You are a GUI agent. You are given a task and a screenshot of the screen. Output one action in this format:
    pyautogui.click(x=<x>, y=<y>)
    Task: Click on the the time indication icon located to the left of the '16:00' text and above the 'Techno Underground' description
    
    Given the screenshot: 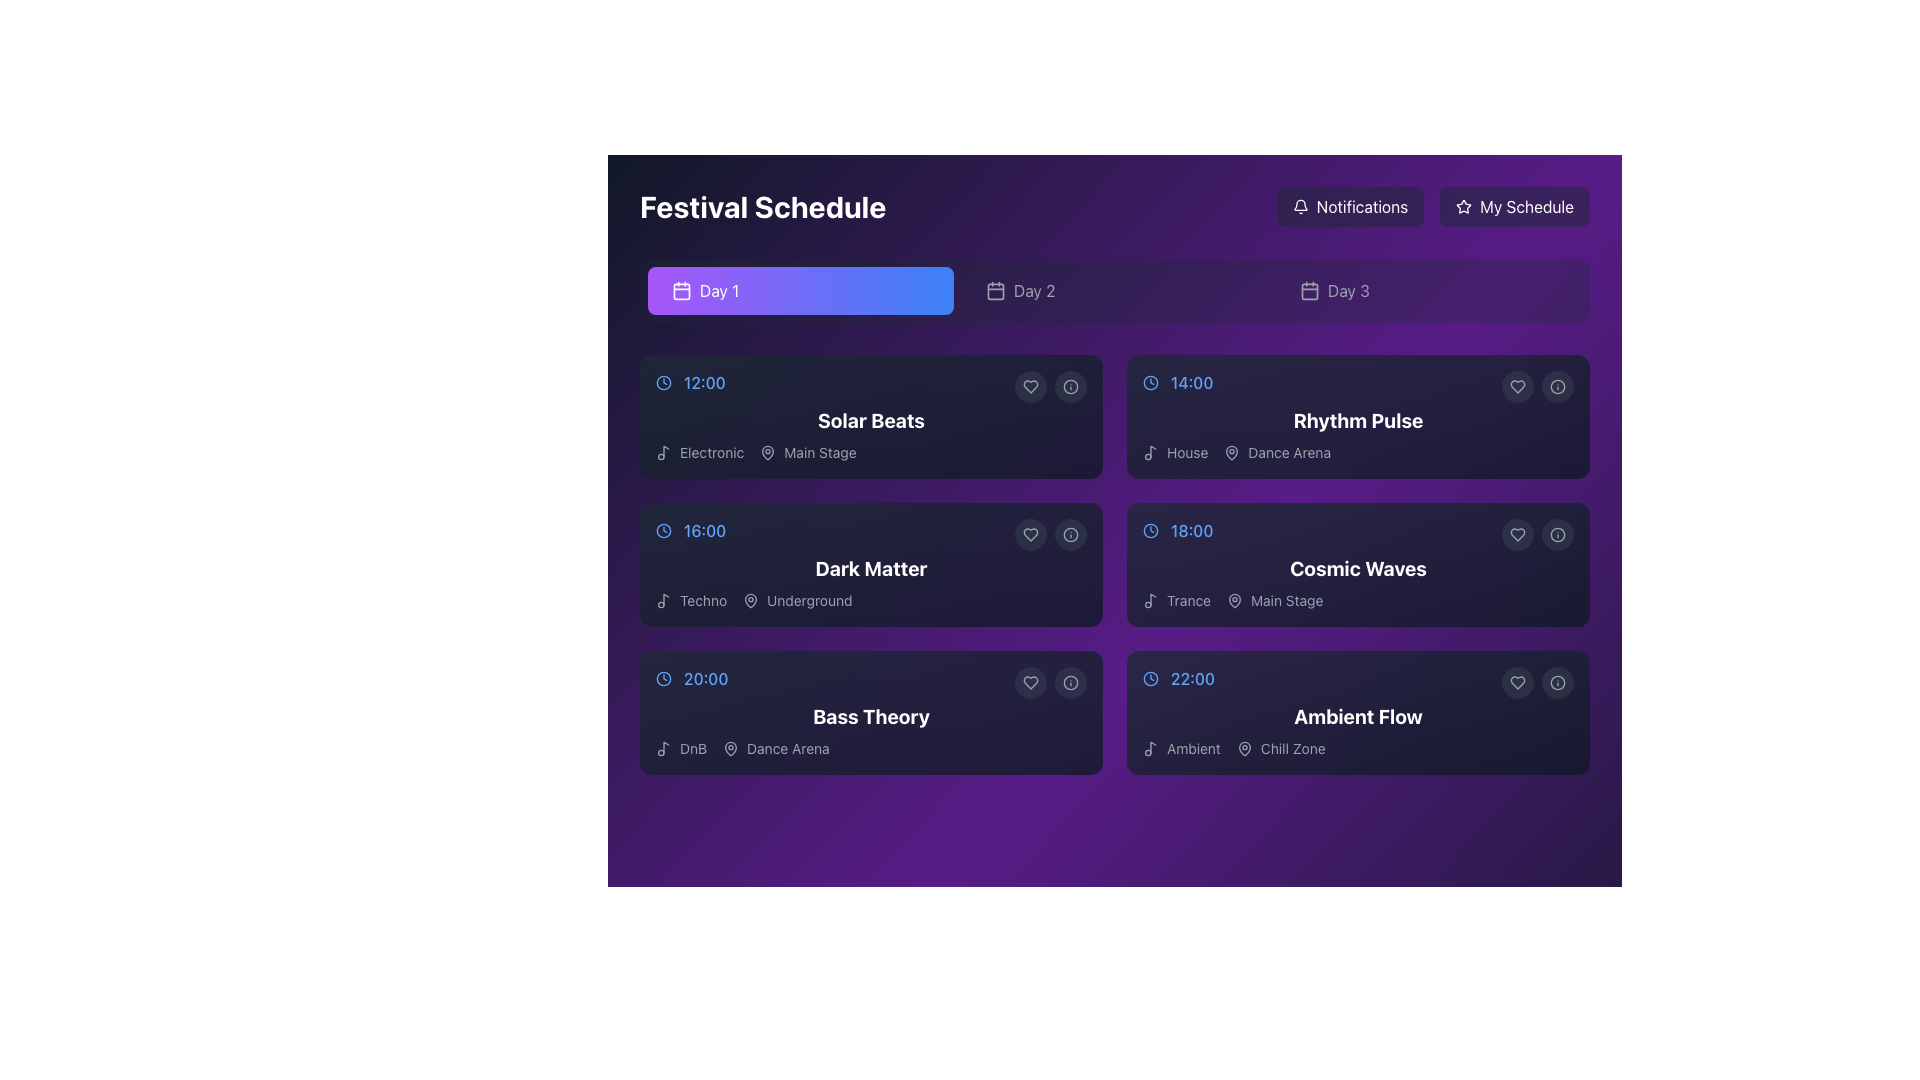 What is the action you would take?
    pyautogui.click(x=663, y=530)
    